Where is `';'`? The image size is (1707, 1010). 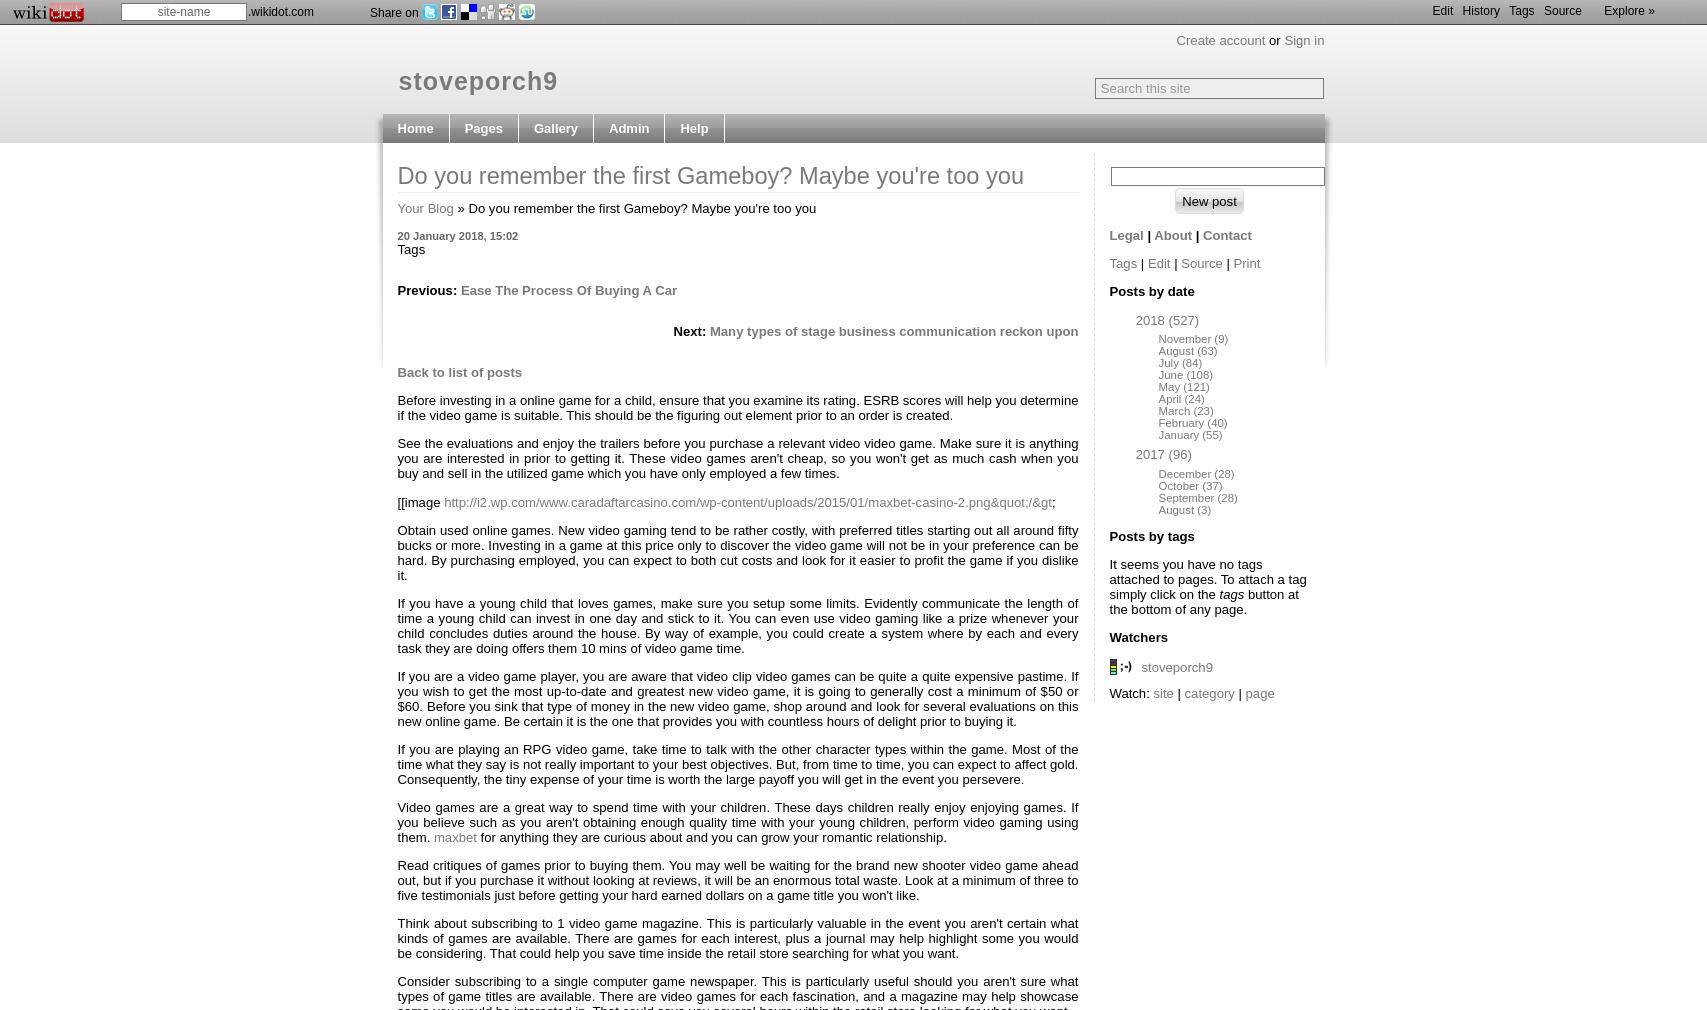 ';' is located at coordinates (1052, 501).